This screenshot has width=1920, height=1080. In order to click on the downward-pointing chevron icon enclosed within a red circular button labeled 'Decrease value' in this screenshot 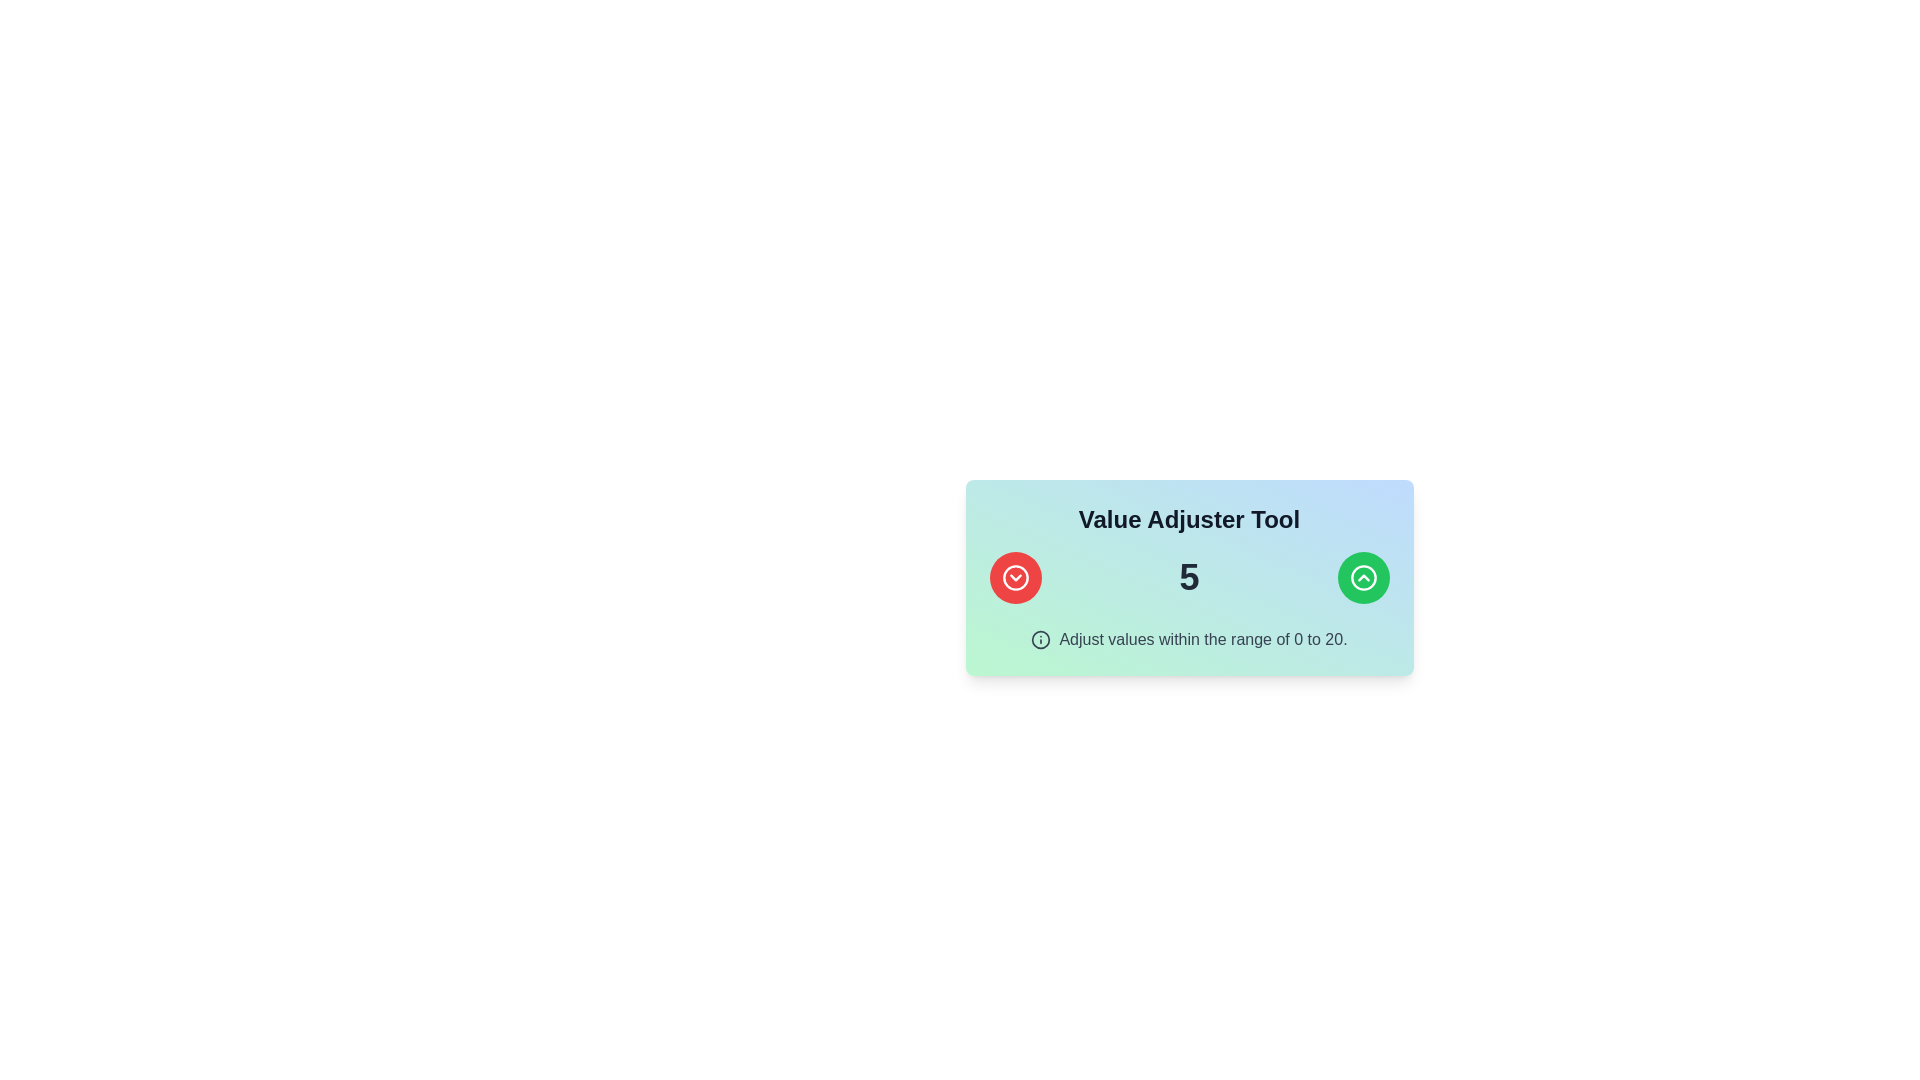, I will do `click(1015, 578)`.